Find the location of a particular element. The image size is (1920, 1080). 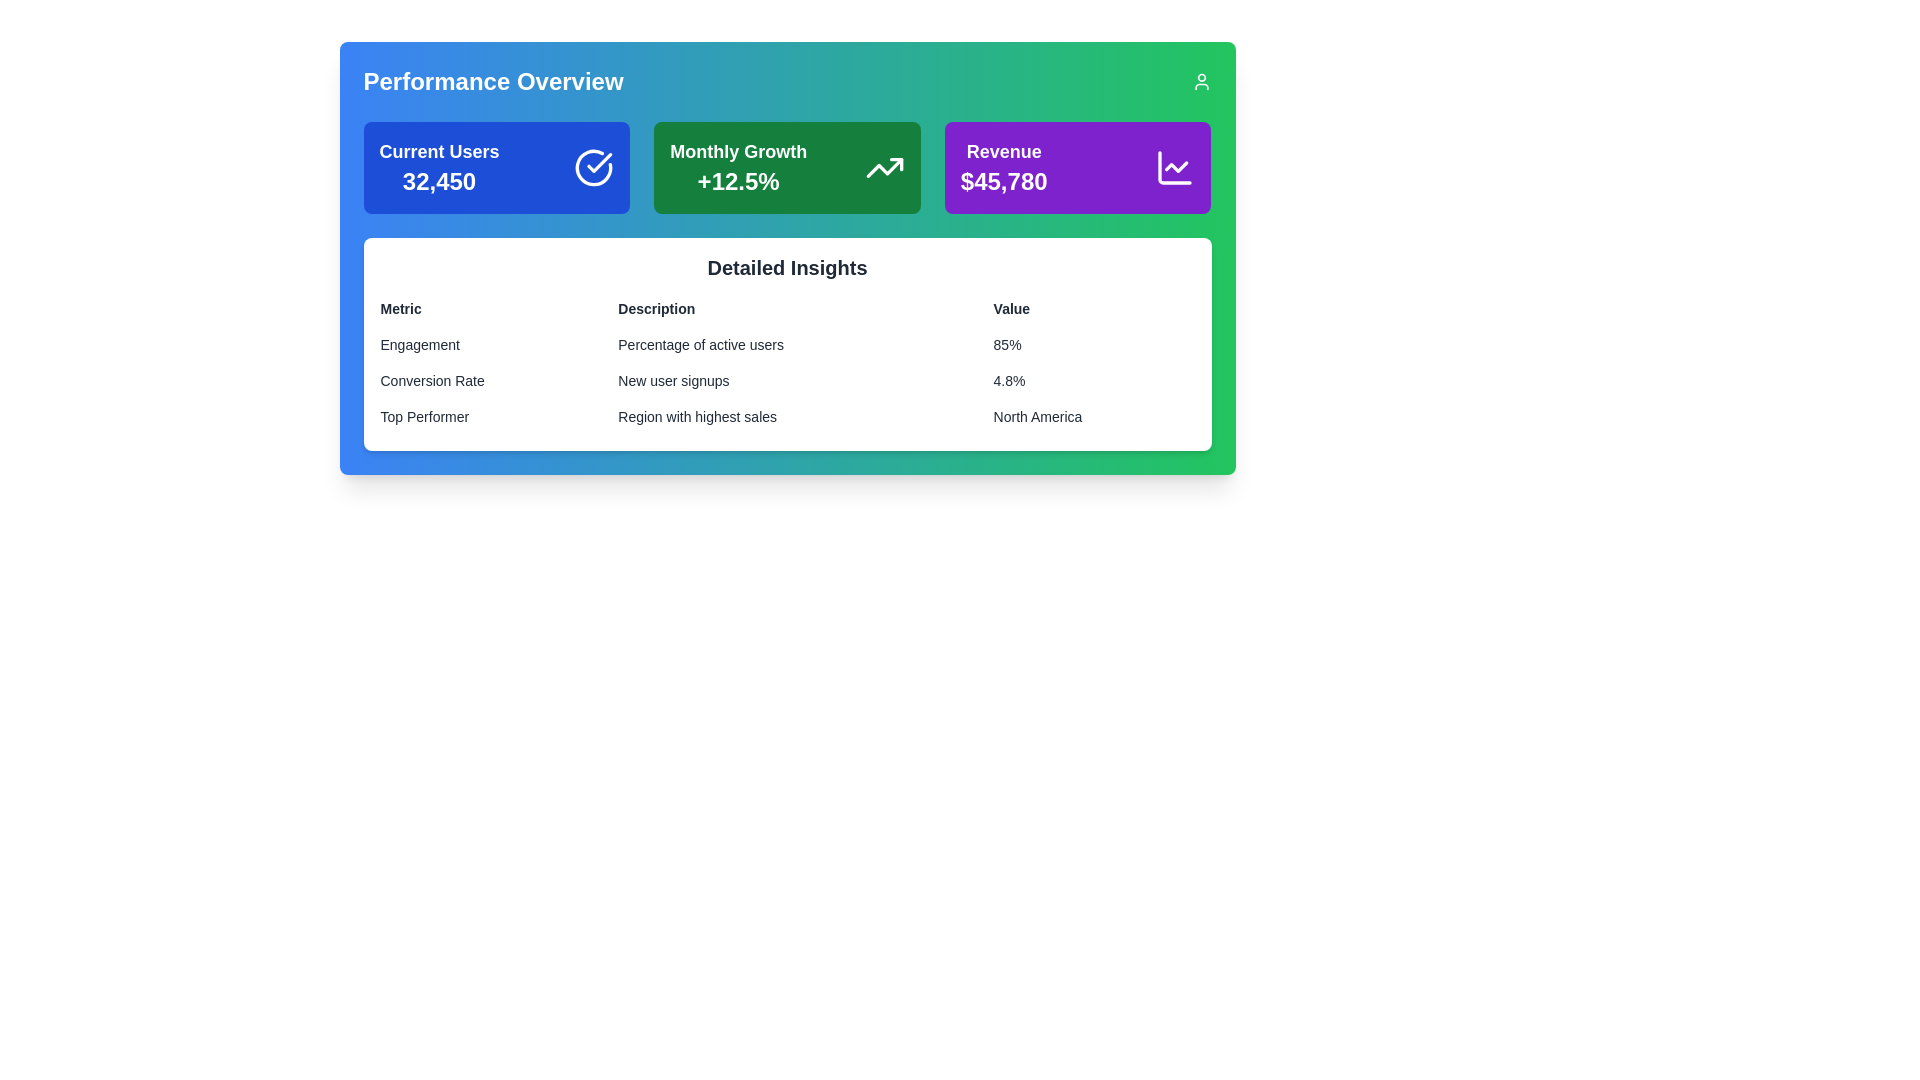

the small checkmark icon inside the circle, which serves as a confirmation indicator within the 'Current Users' card in the top-left quadrant of the dashboard is located at coordinates (599, 161).